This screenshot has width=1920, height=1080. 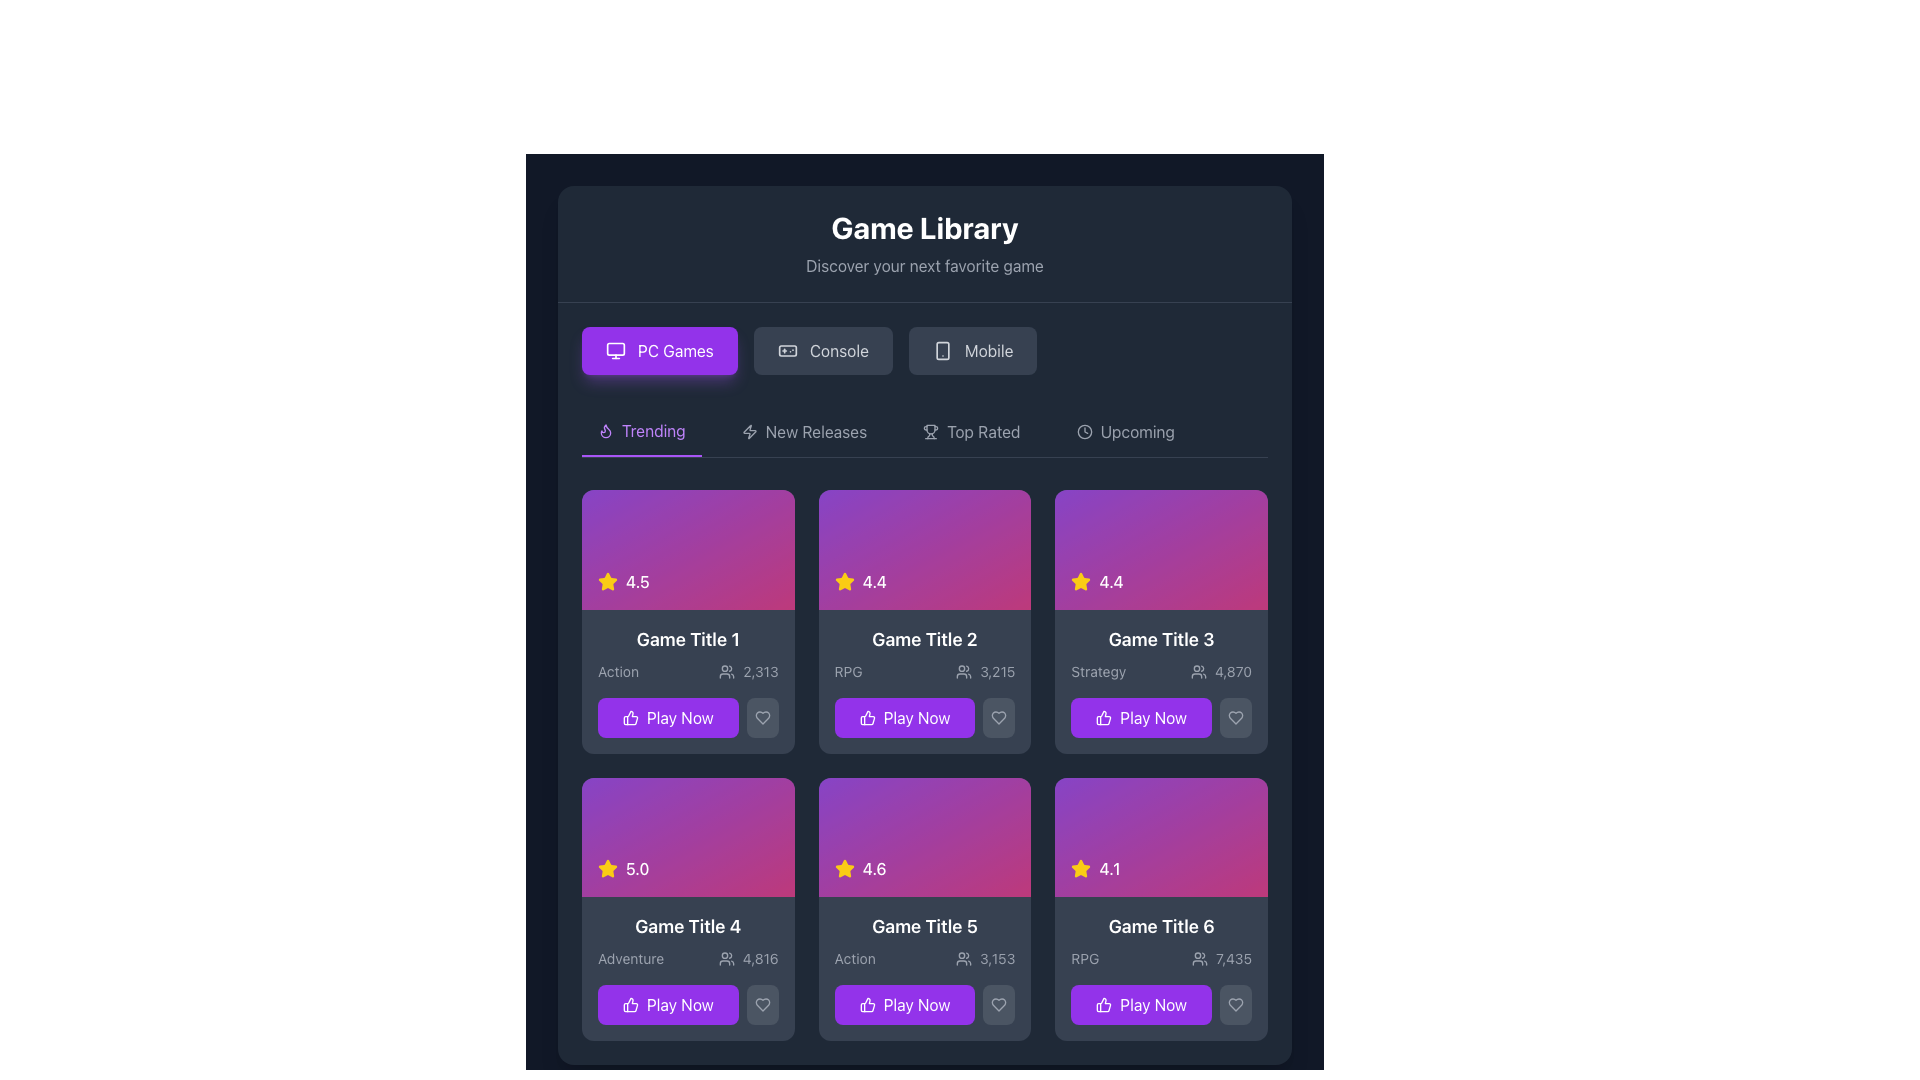 What do you see at coordinates (761, 1005) in the screenshot?
I see `the heart-shaped icon button located at the bottom right corner of the 'Game Title 4' card` at bounding box center [761, 1005].